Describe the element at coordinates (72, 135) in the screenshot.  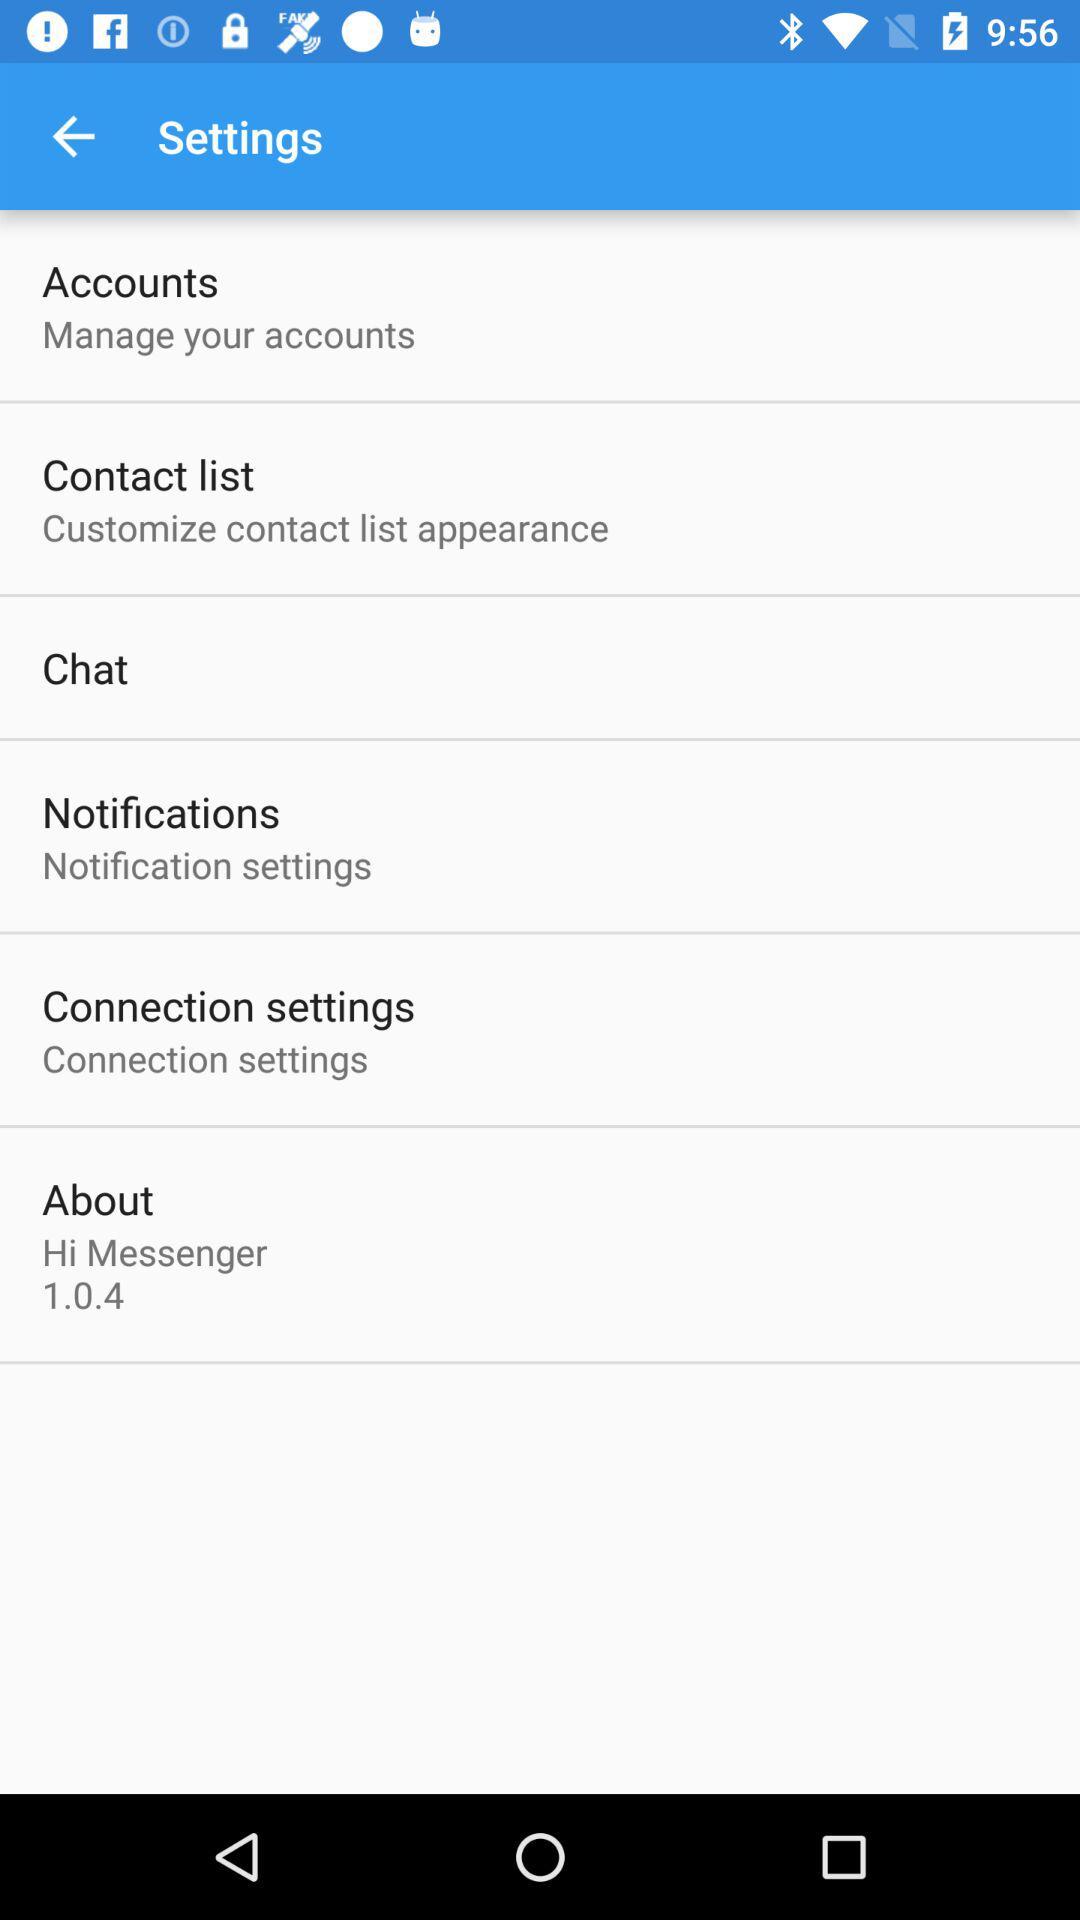
I see `the icon next to settings item` at that location.